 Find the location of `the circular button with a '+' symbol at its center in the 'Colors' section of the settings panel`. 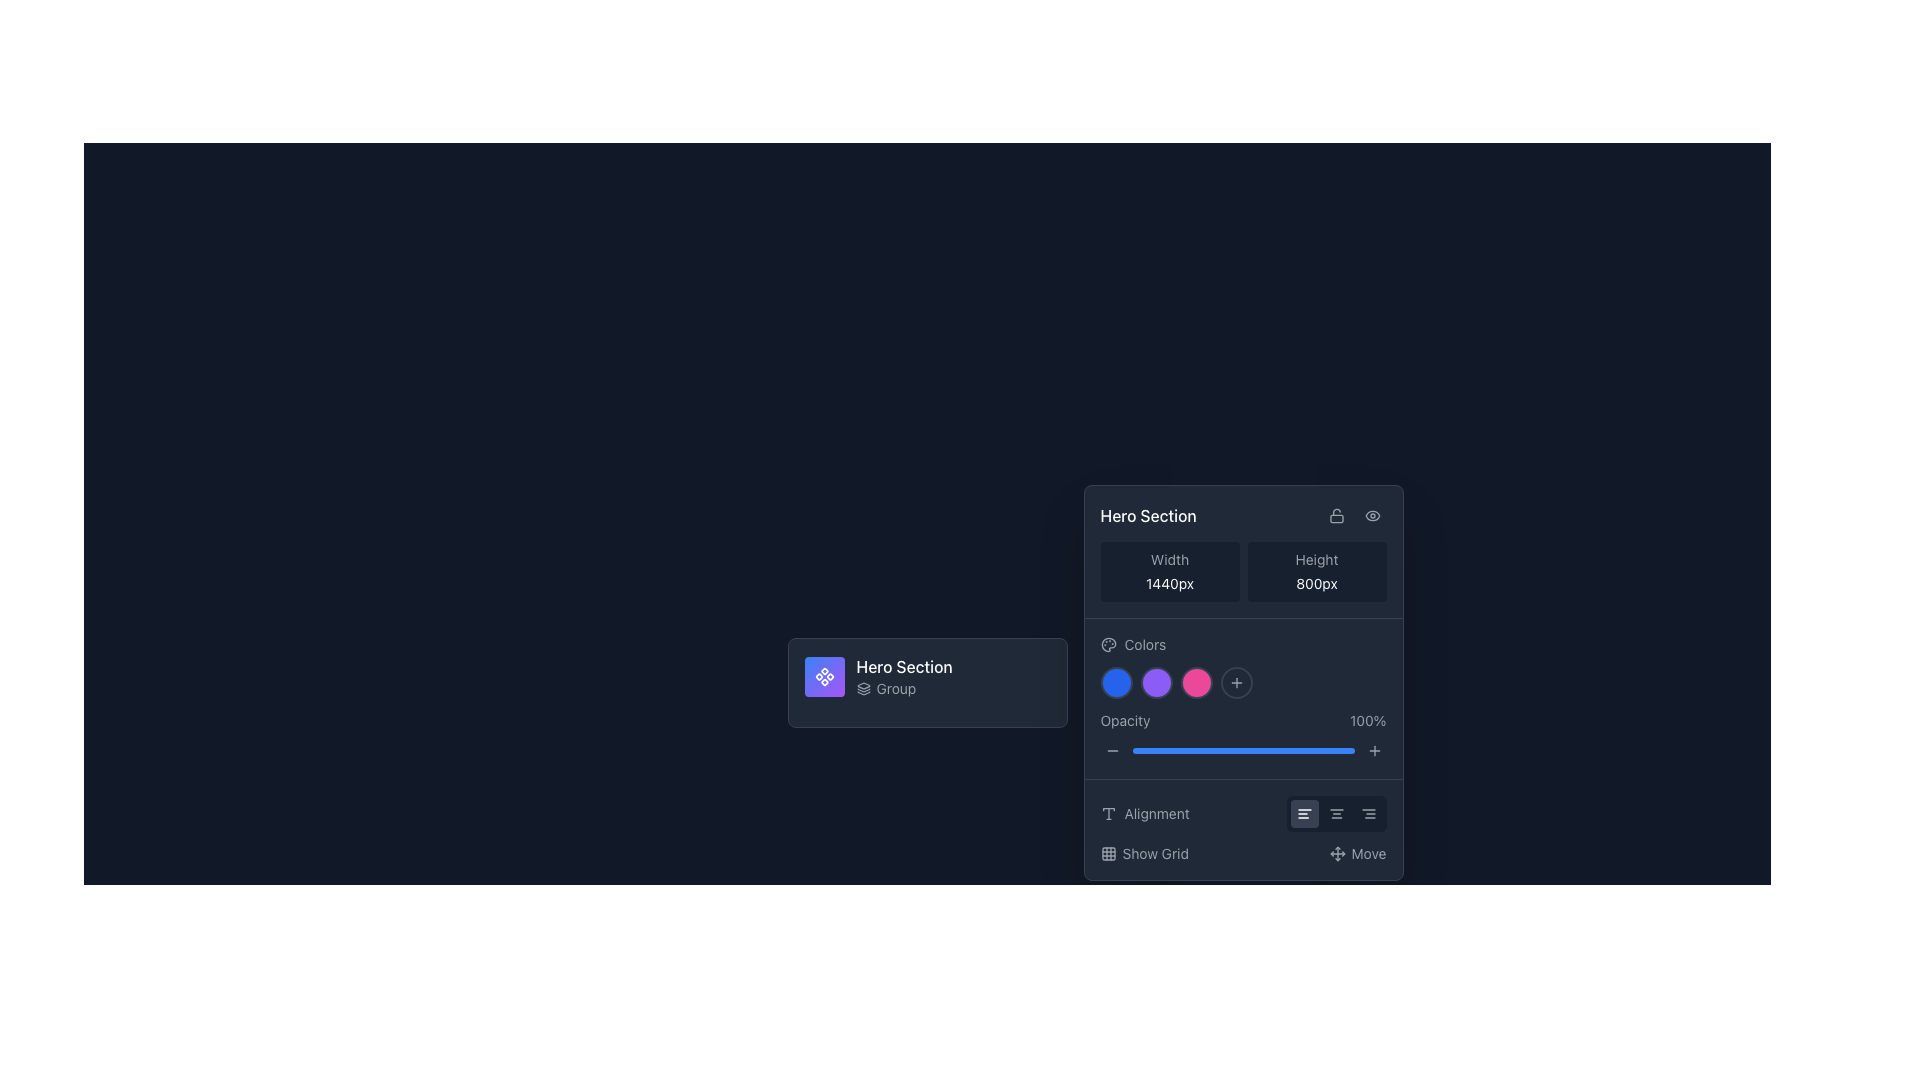

the circular button with a '+' symbol at its center in the 'Colors' section of the settings panel is located at coordinates (1235, 681).